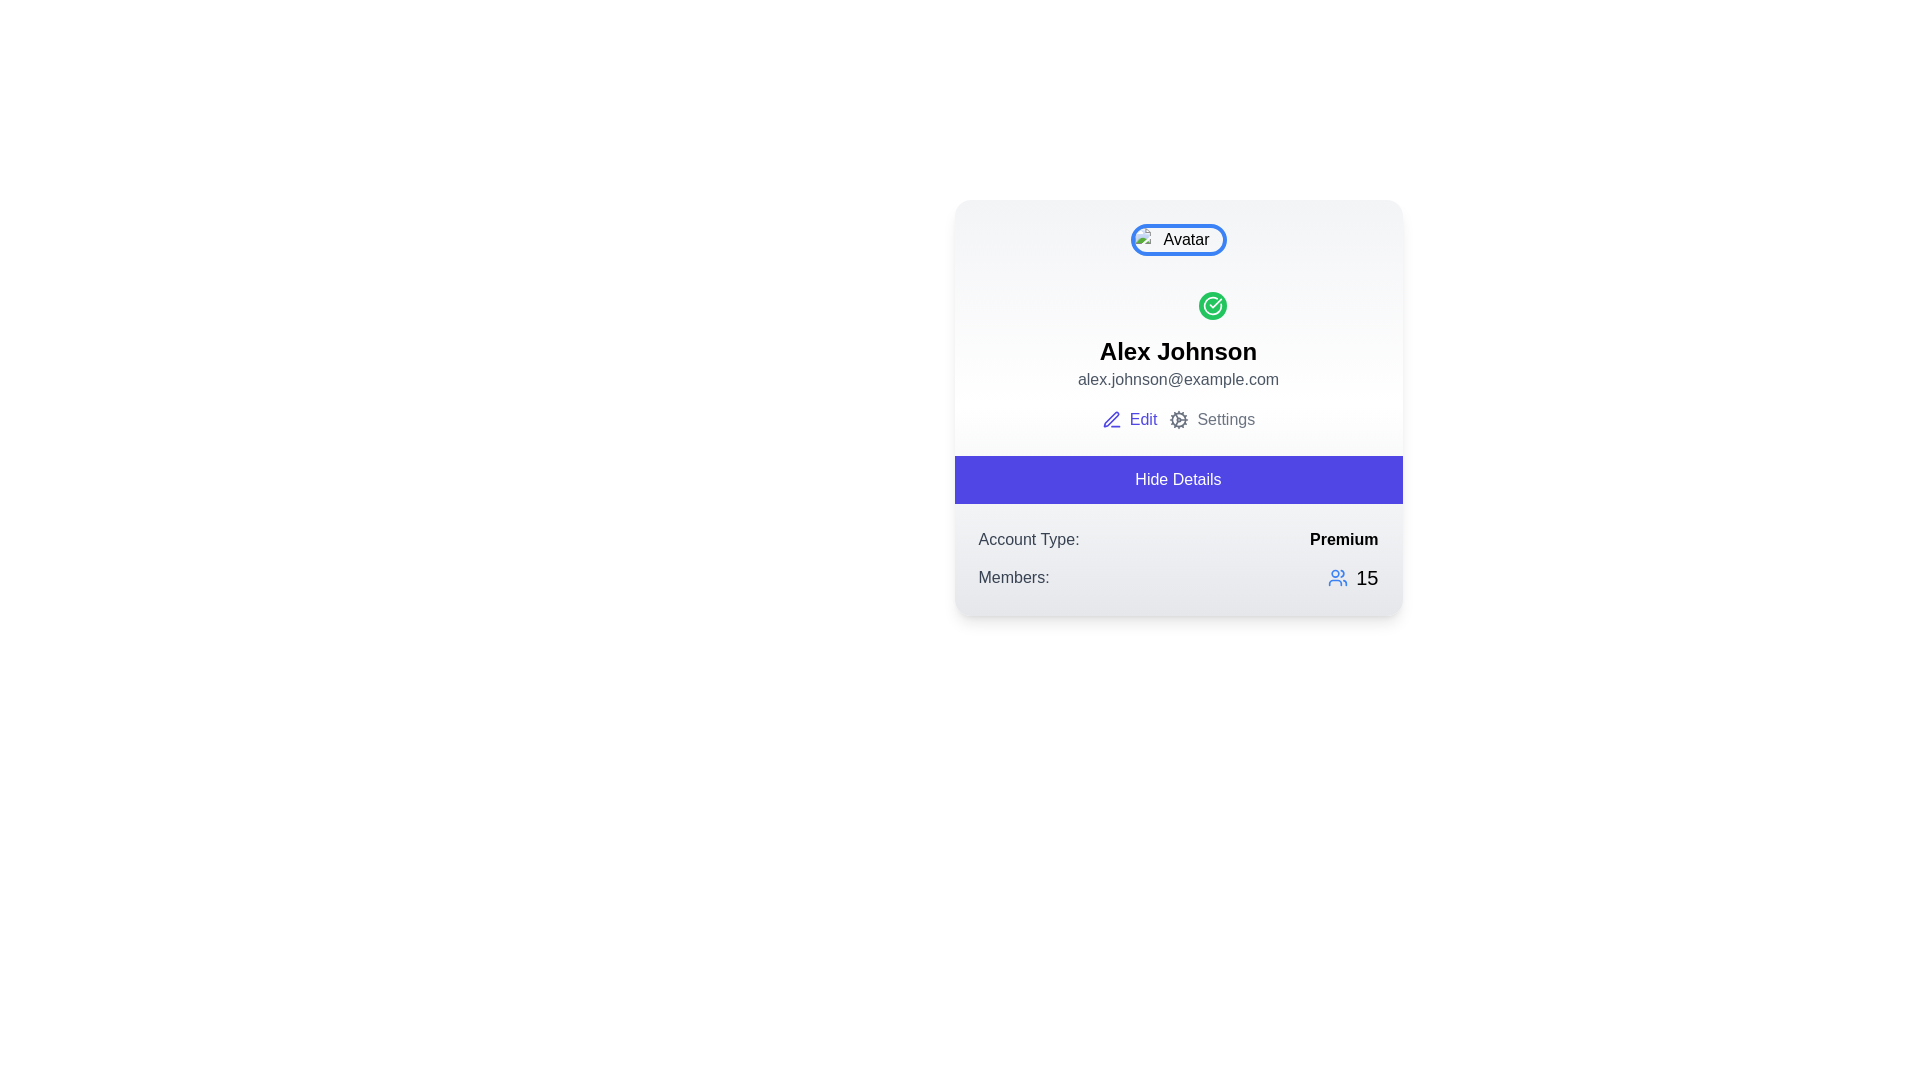  Describe the element at coordinates (1178, 380) in the screenshot. I see `the text display element that shows the user's email address, located below the heading 'Alex Johnson' in the profile card` at that location.